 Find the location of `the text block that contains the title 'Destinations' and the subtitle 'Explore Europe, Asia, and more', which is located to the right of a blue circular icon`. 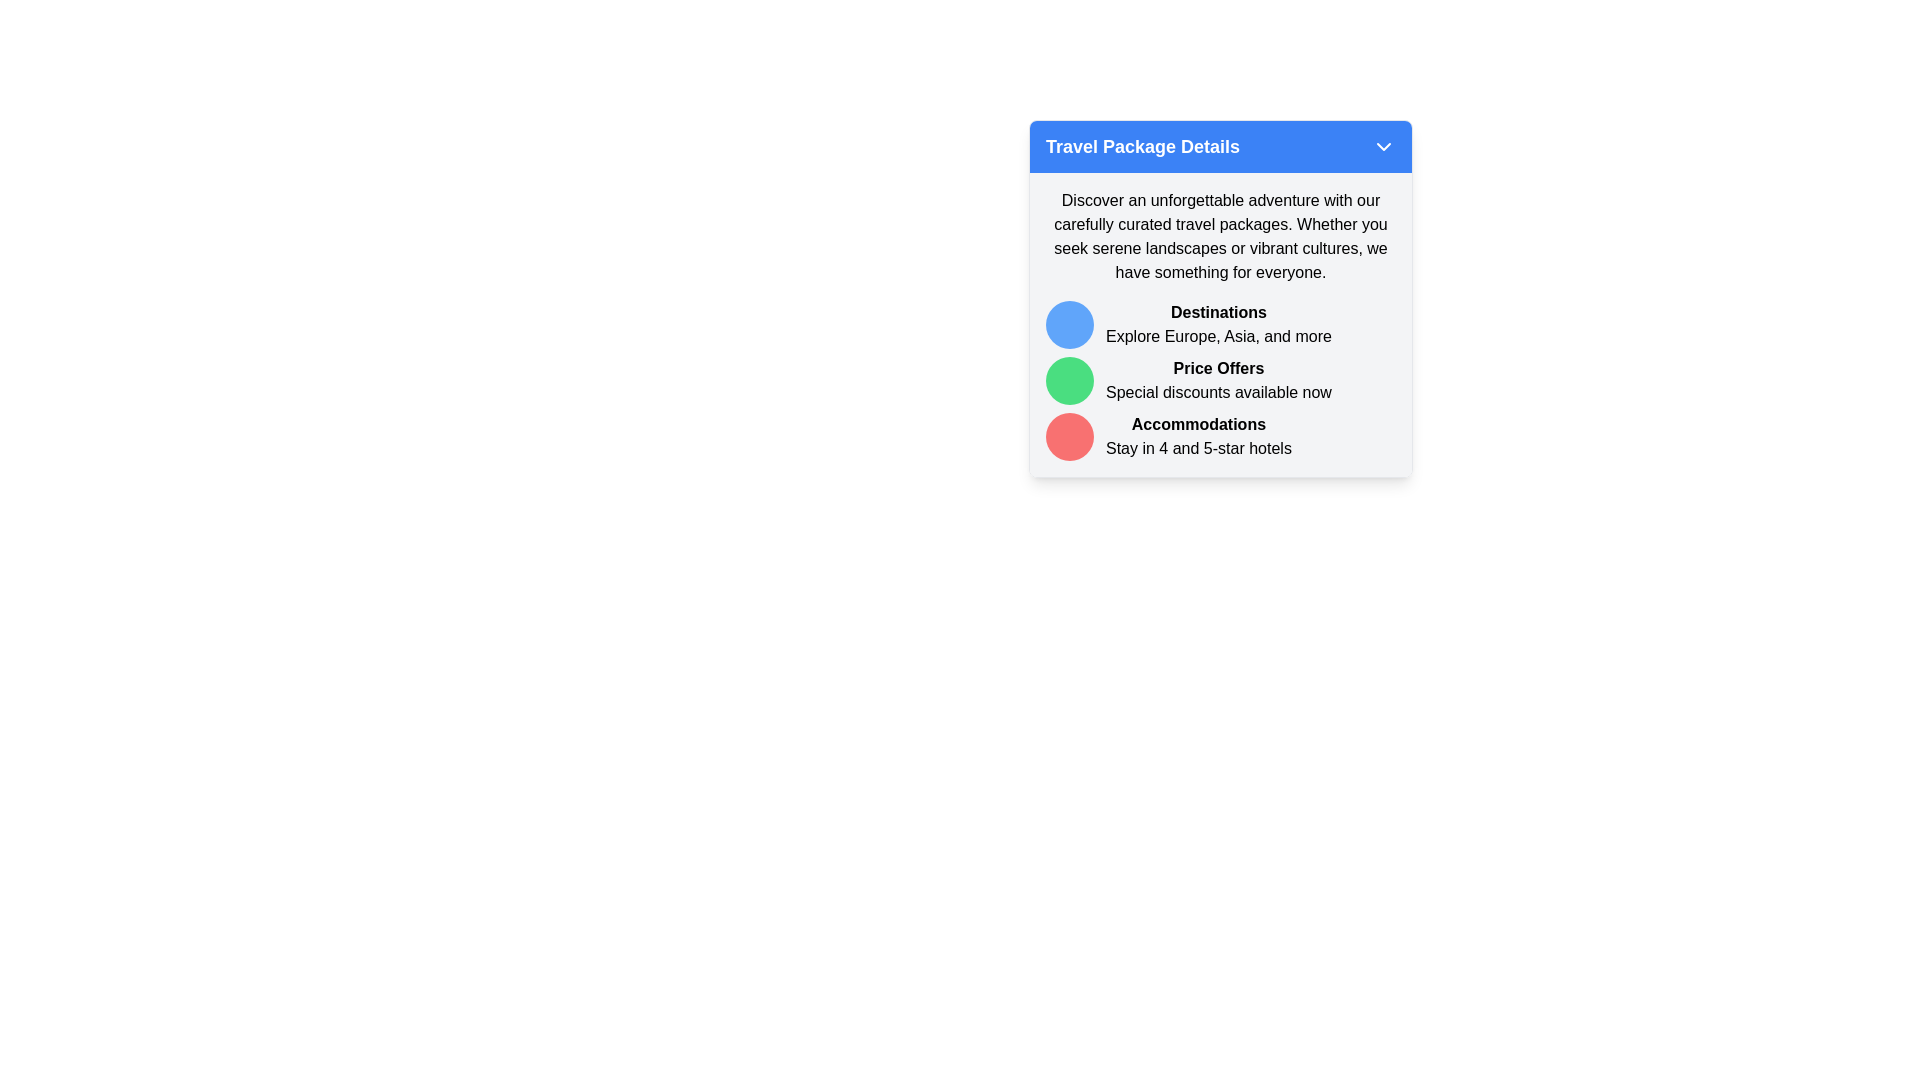

the text block that contains the title 'Destinations' and the subtitle 'Explore Europe, Asia, and more', which is located to the right of a blue circular icon is located at coordinates (1218, 323).